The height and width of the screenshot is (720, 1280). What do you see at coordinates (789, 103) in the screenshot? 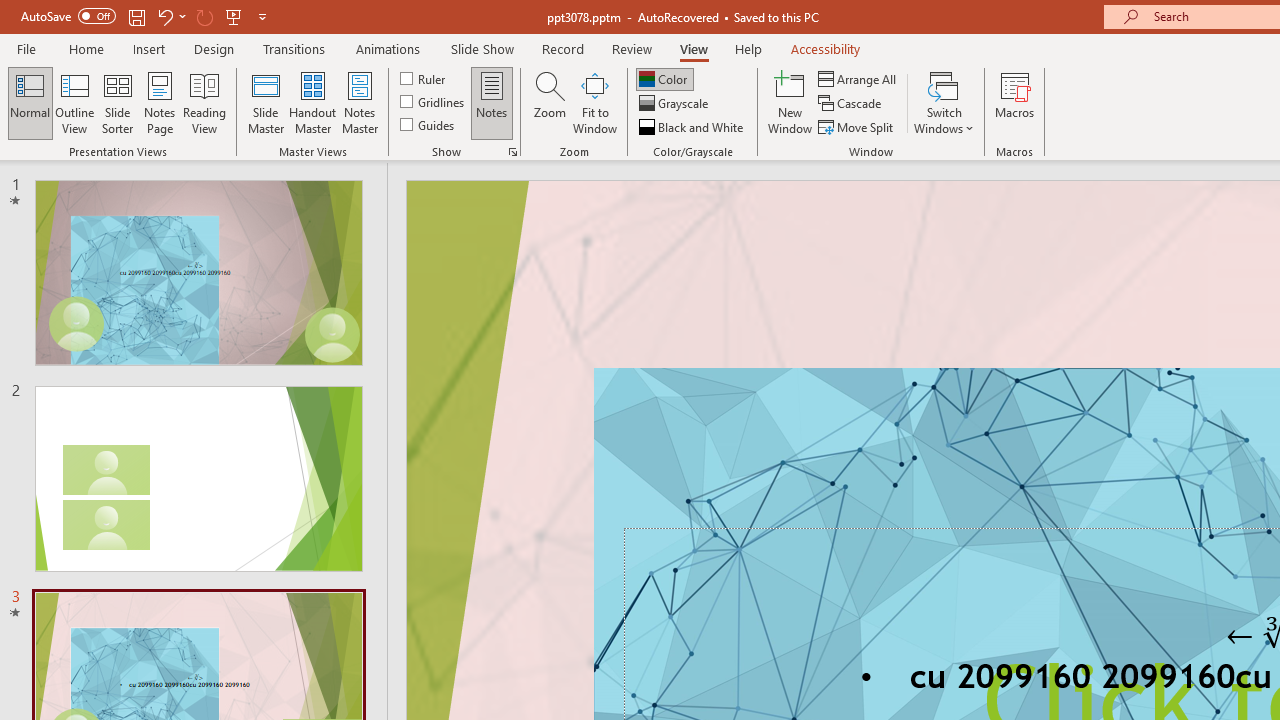
I see `'New Window'` at bounding box center [789, 103].